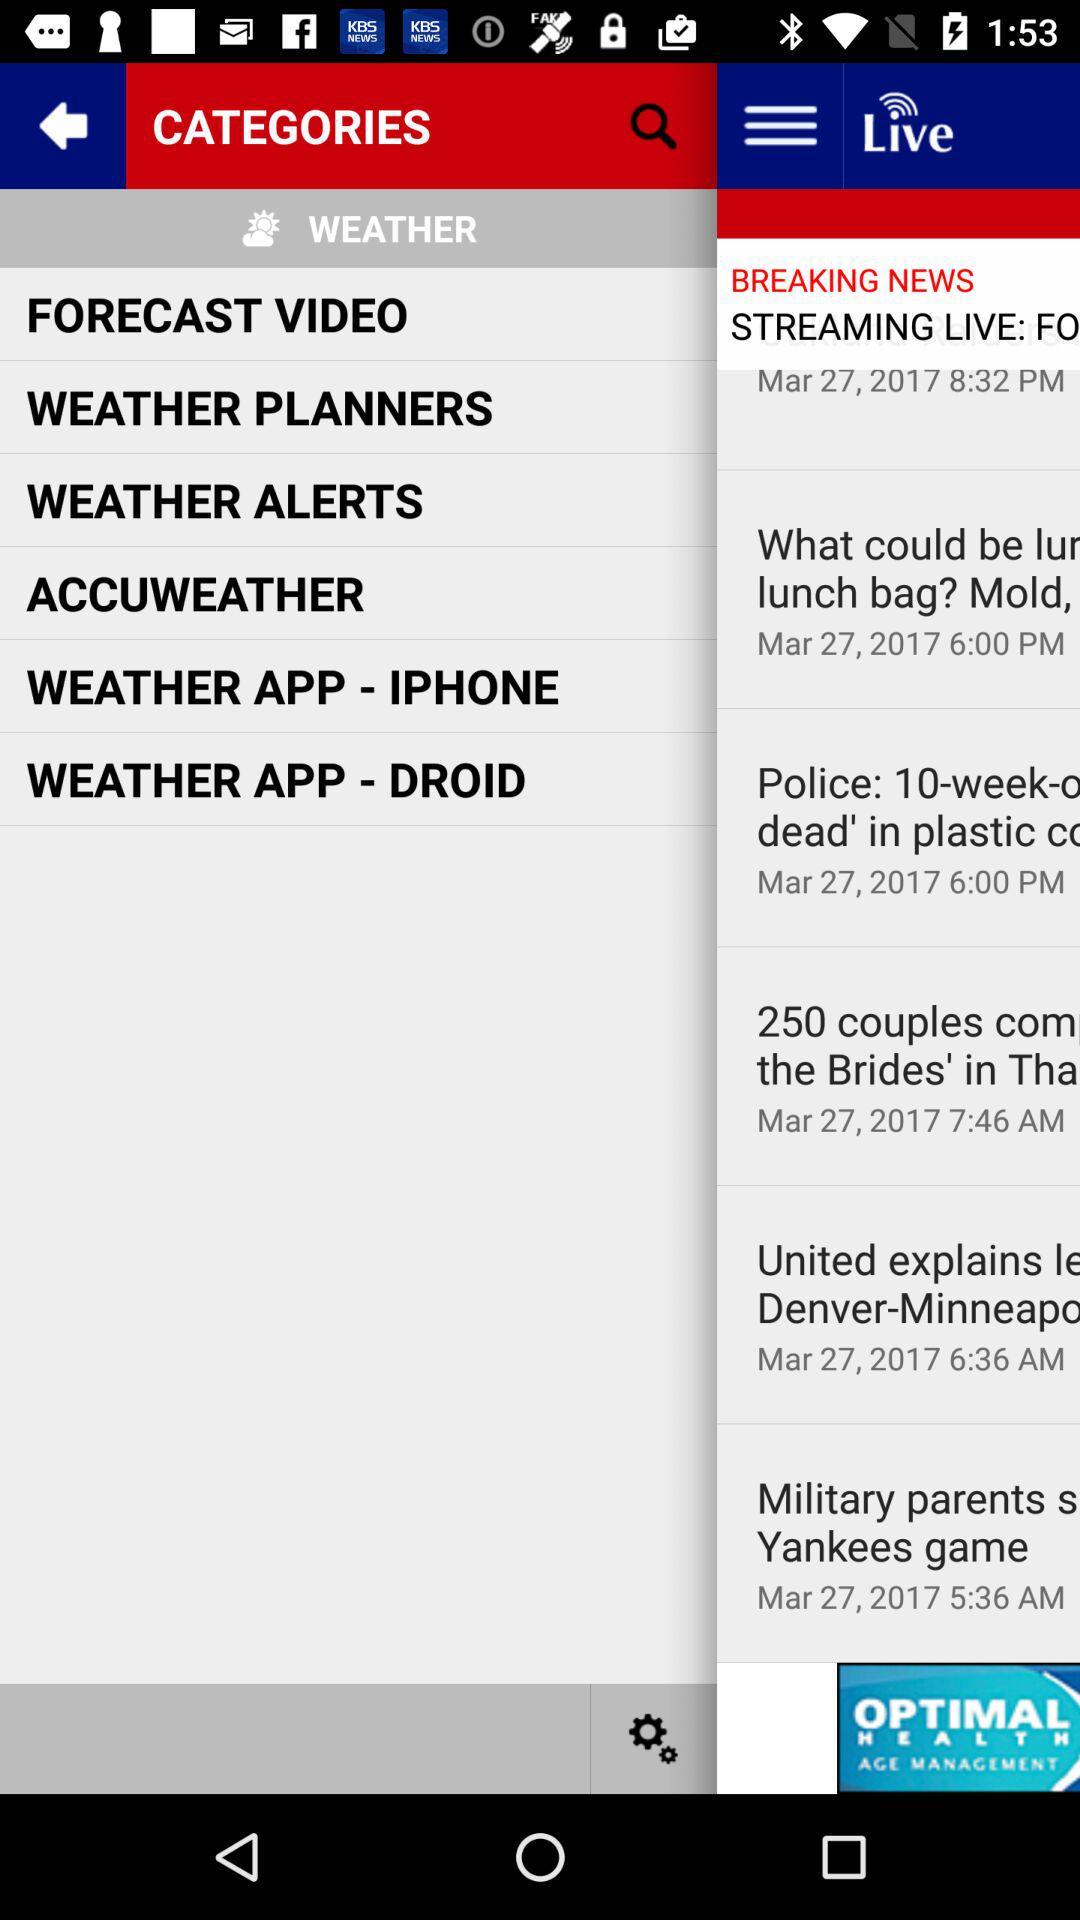 The height and width of the screenshot is (1920, 1080). Describe the element at coordinates (195, 591) in the screenshot. I see `accuweather icon` at that location.